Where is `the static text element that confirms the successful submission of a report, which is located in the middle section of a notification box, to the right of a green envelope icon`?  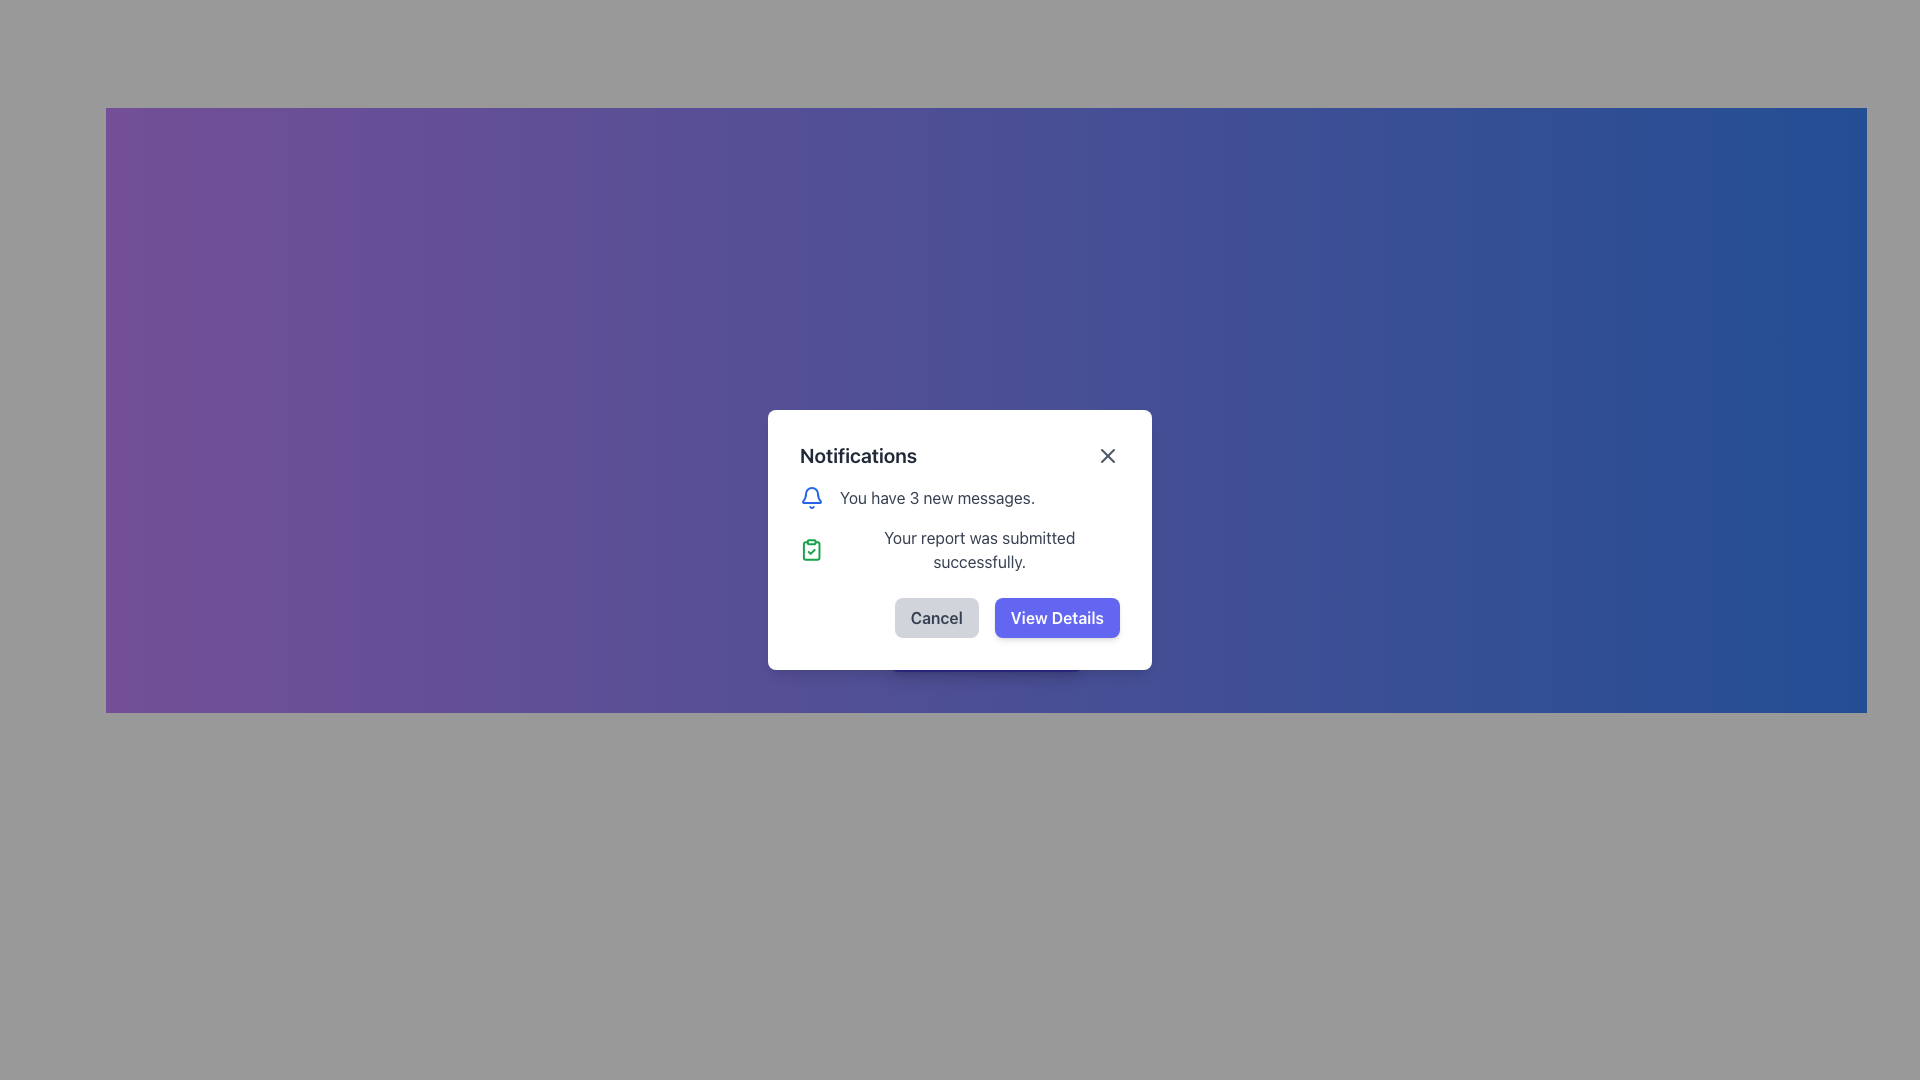
the static text element that confirms the successful submission of a report, which is located in the middle section of a notification box, to the right of a green envelope icon is located at coordinates (979, 550).